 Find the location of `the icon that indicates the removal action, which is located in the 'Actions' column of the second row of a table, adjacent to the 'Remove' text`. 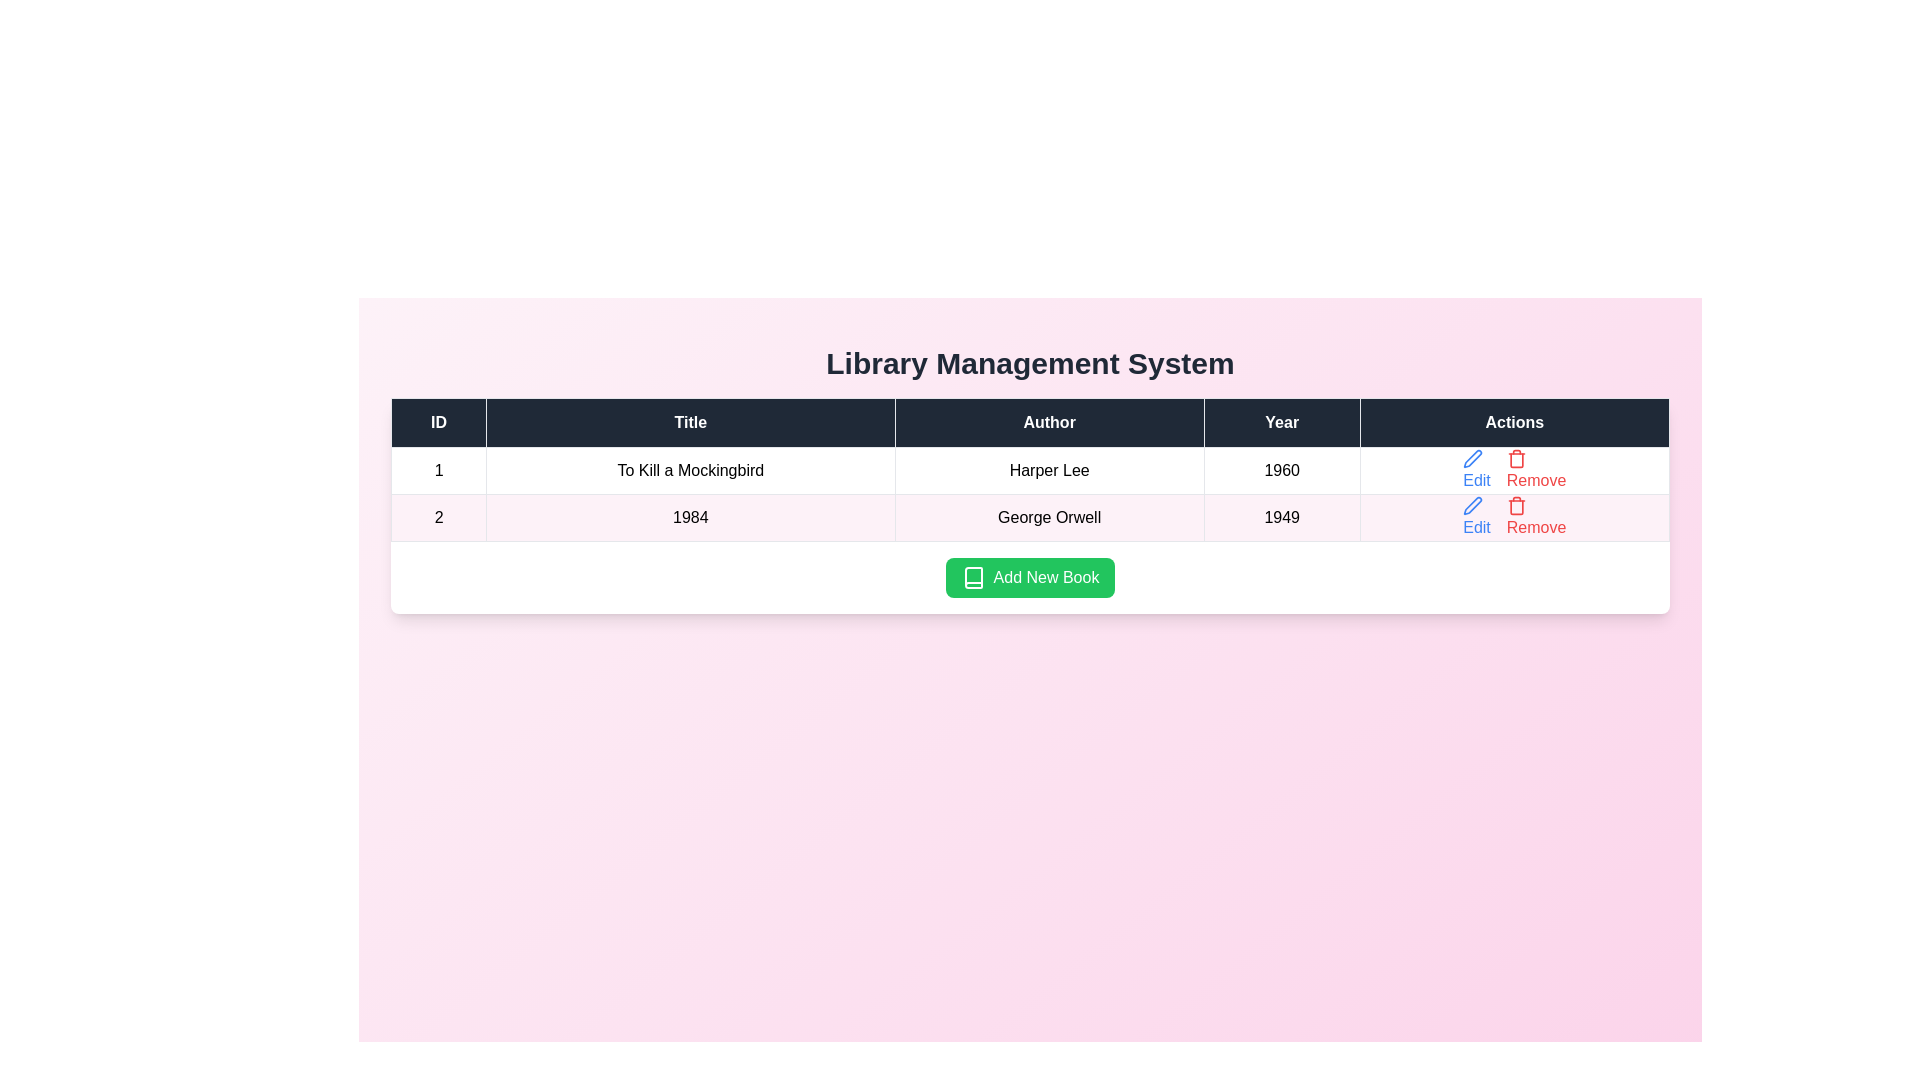

the icon that indicates the removal action, which is located in the 'Actions' column of the second row of a table, adjacent to the 'Remove' text is located at coordinates (1516, 459).